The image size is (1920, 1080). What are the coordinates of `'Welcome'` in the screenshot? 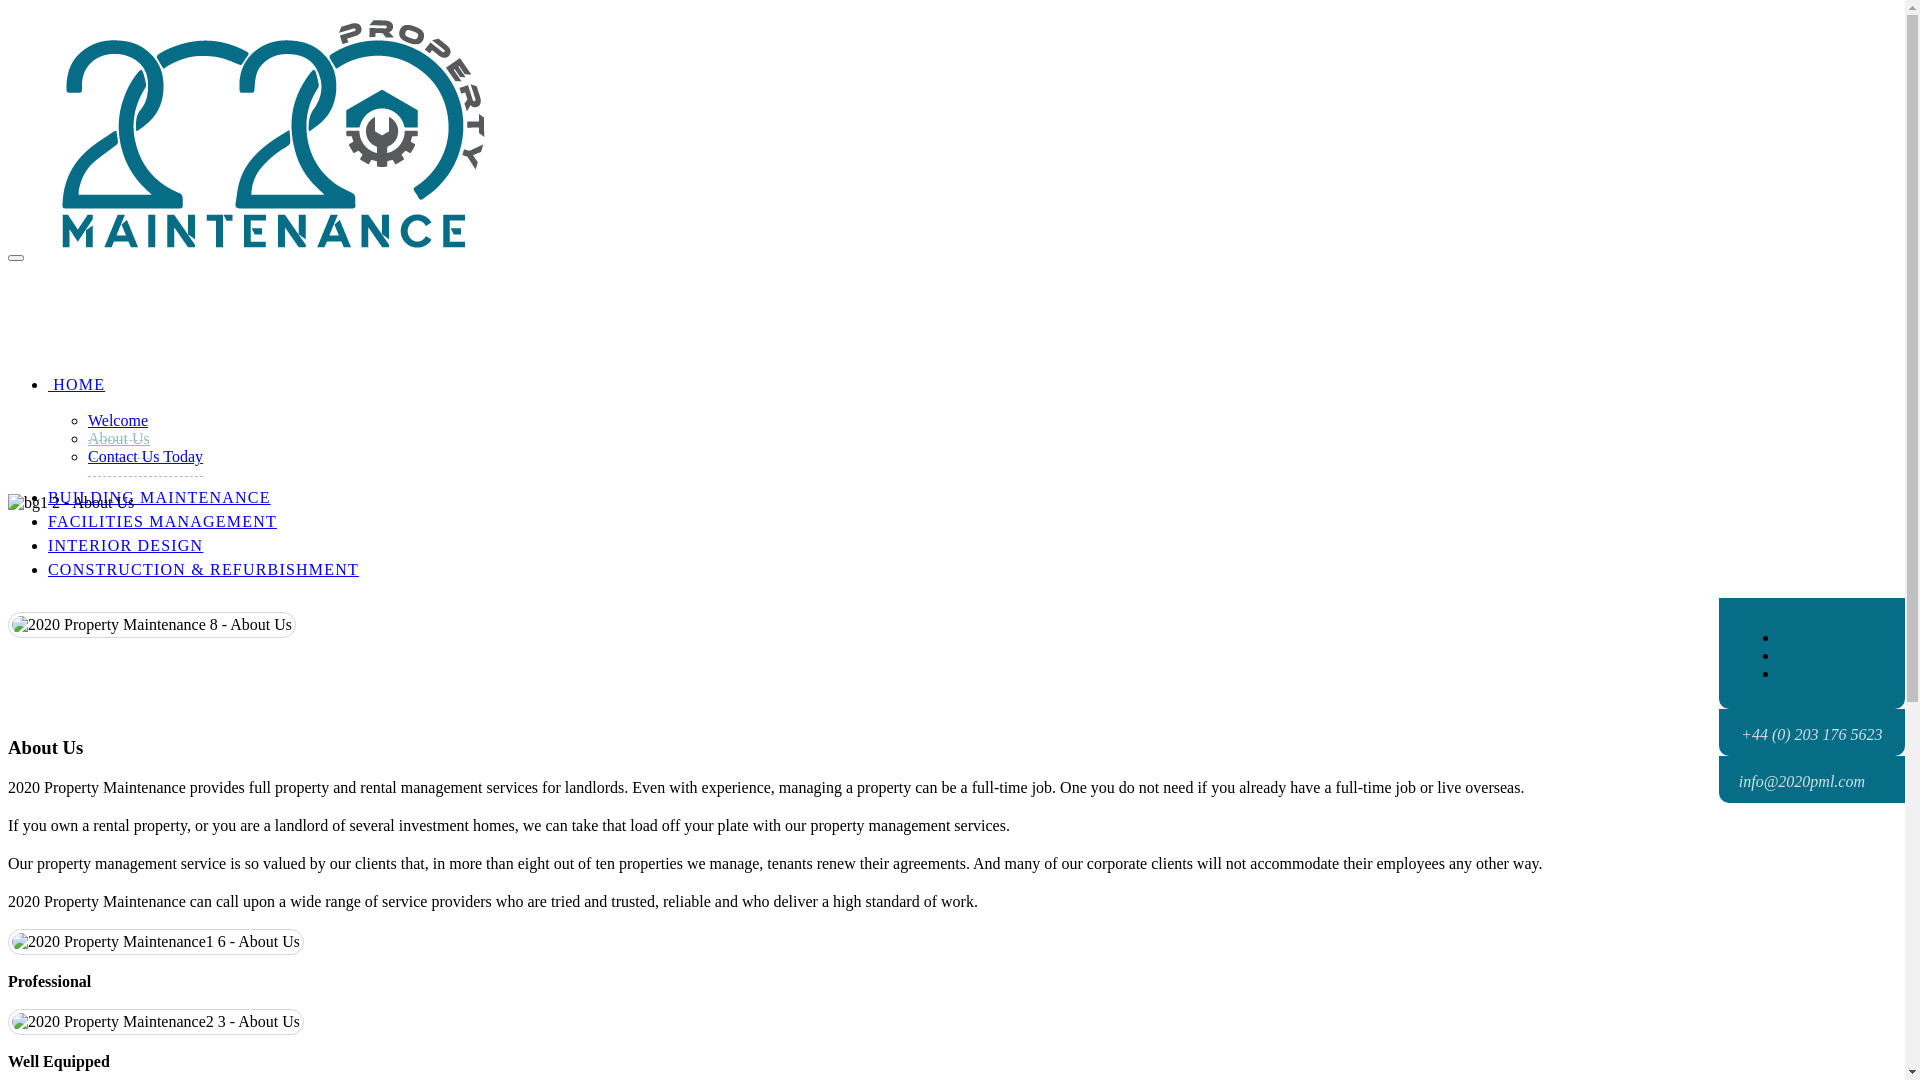 It's located at (117, 419).